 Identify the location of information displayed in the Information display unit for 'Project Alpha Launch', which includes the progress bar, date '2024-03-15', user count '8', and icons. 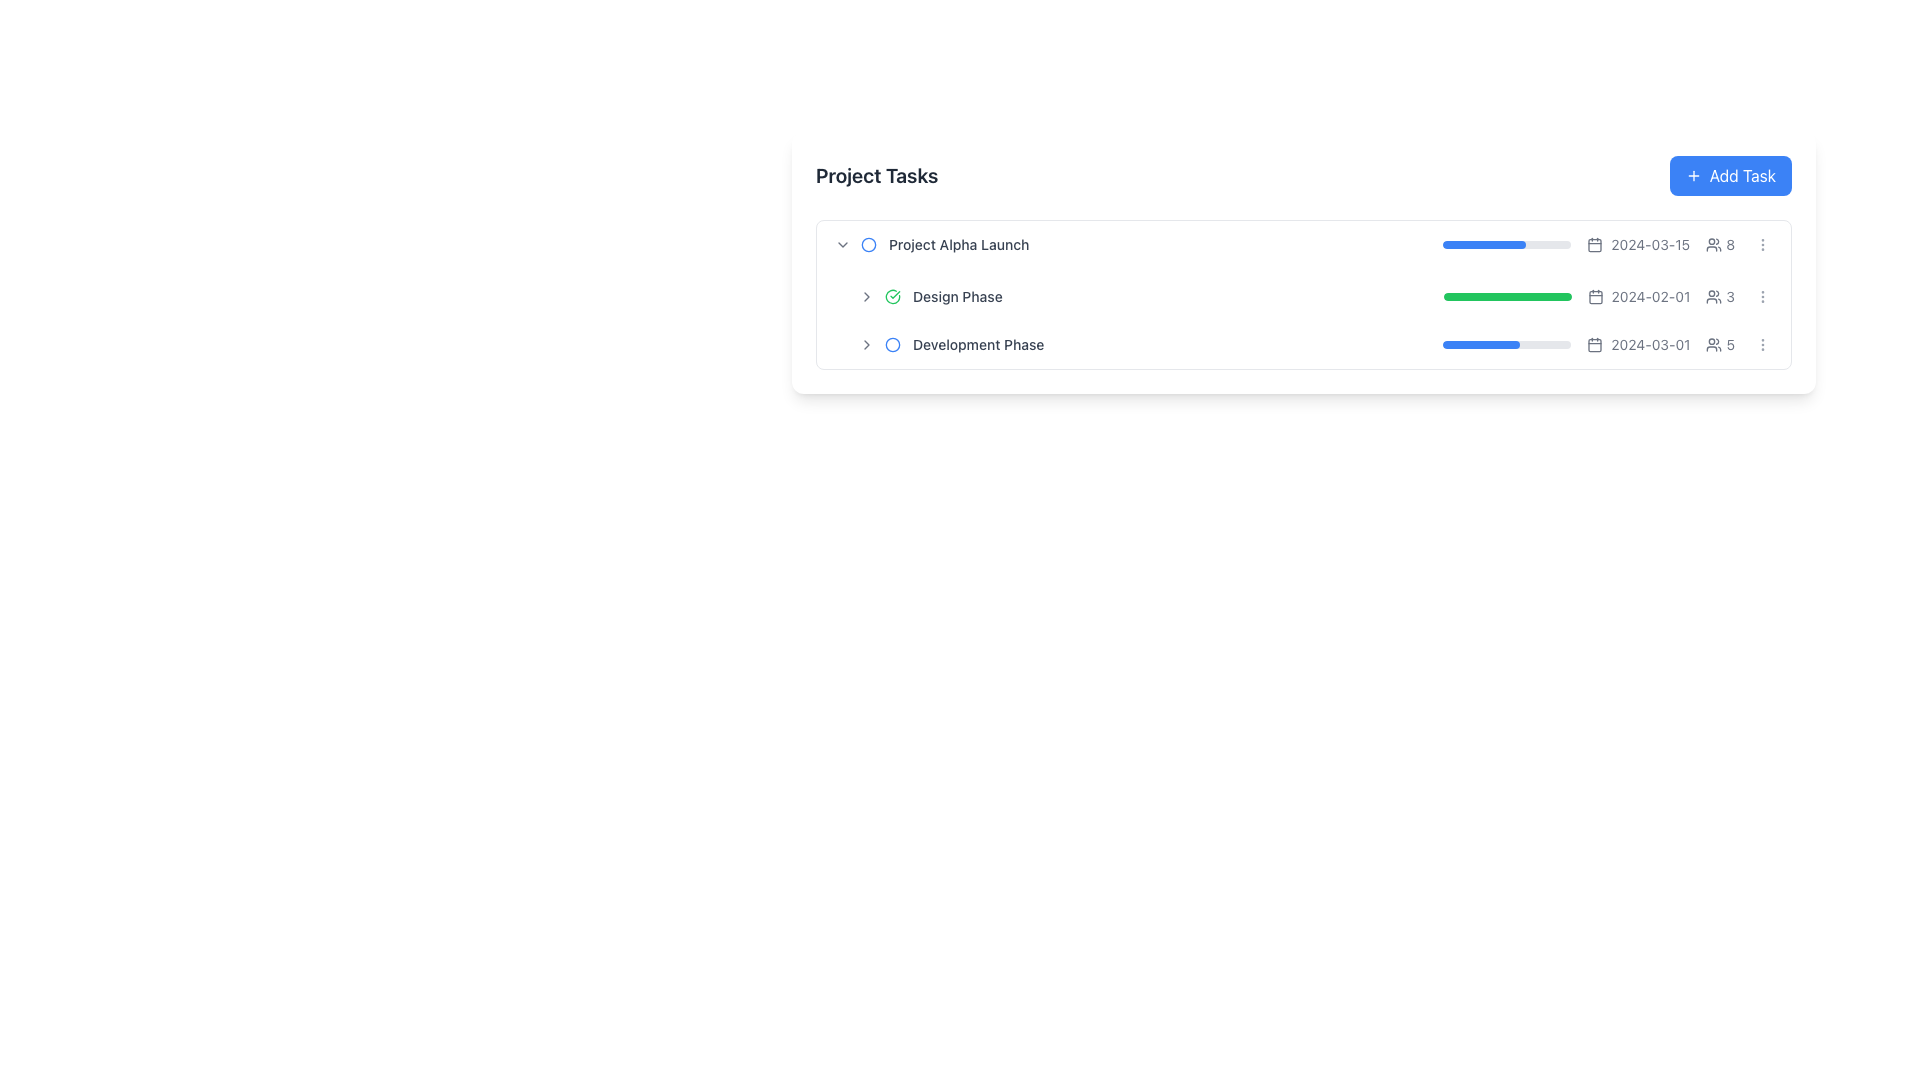
(1609, 244).